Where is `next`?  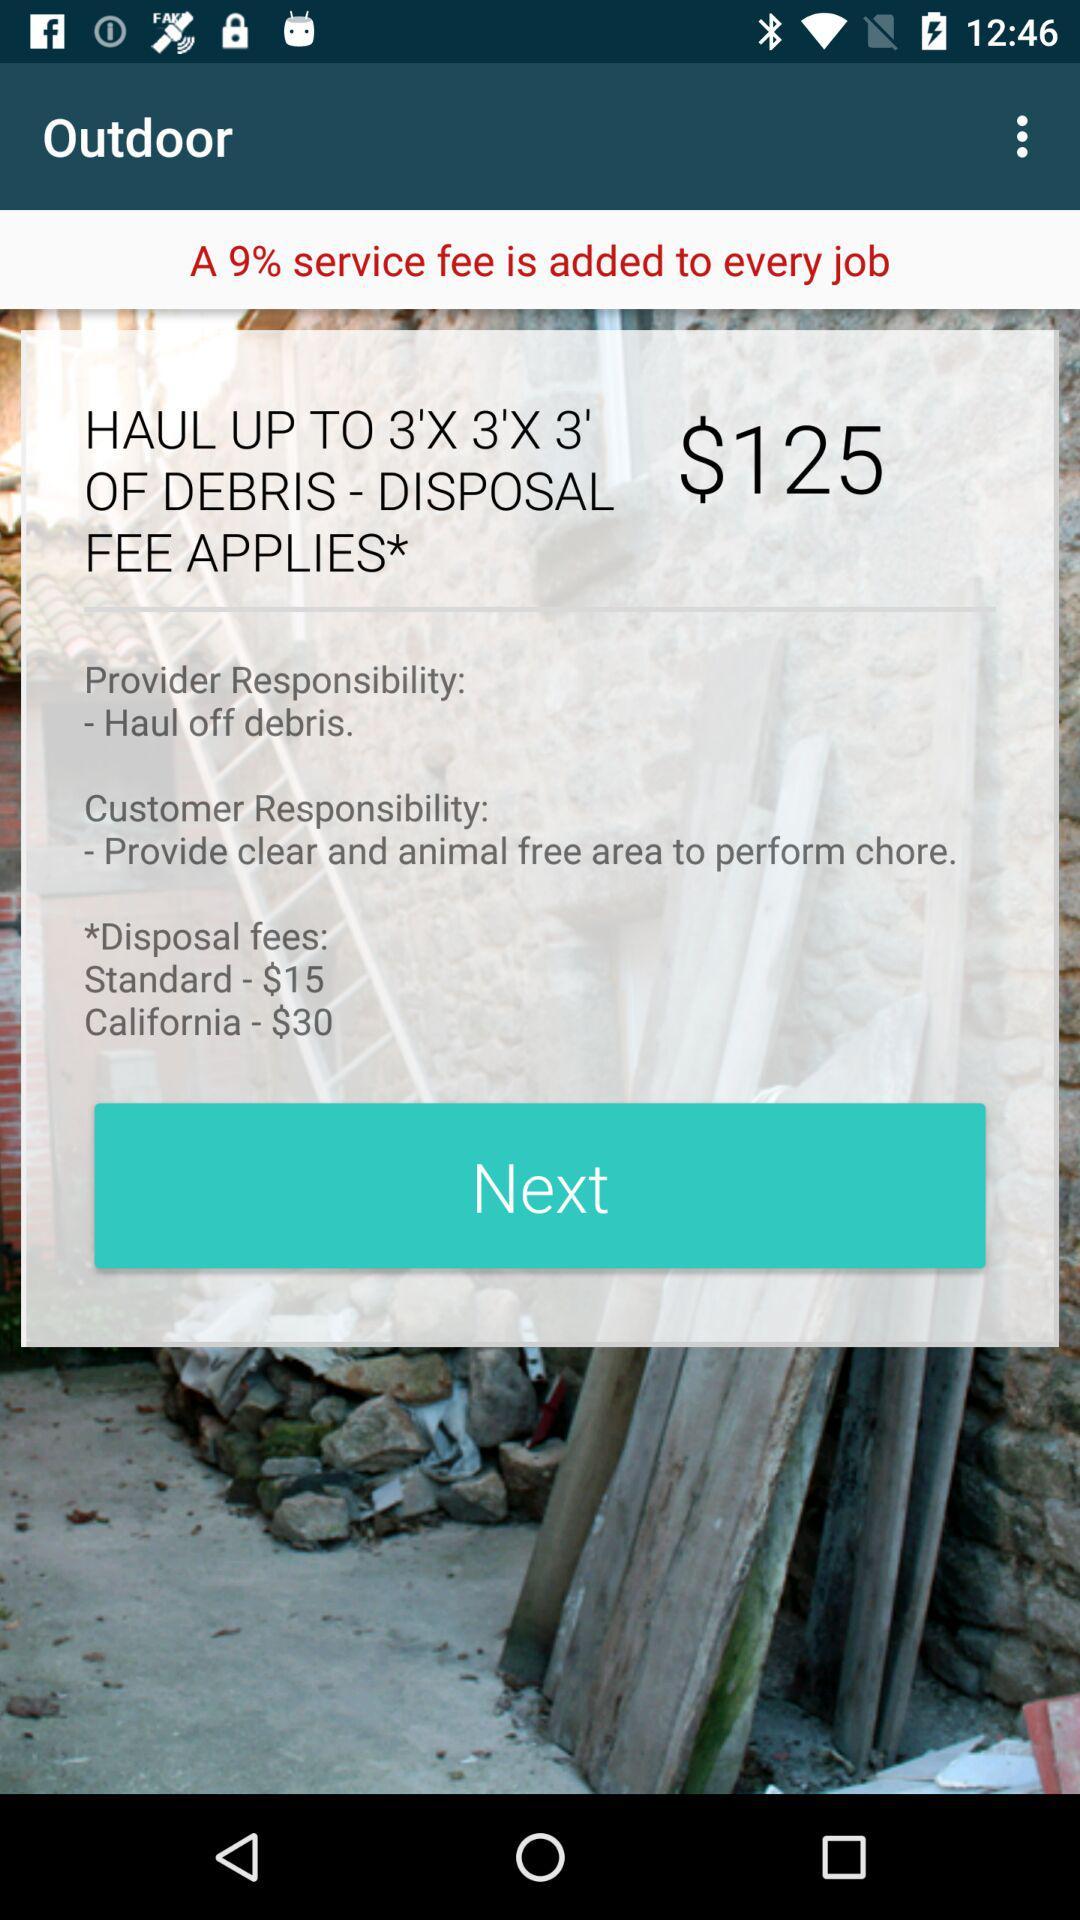
next is located at coordinates (540, 1185).